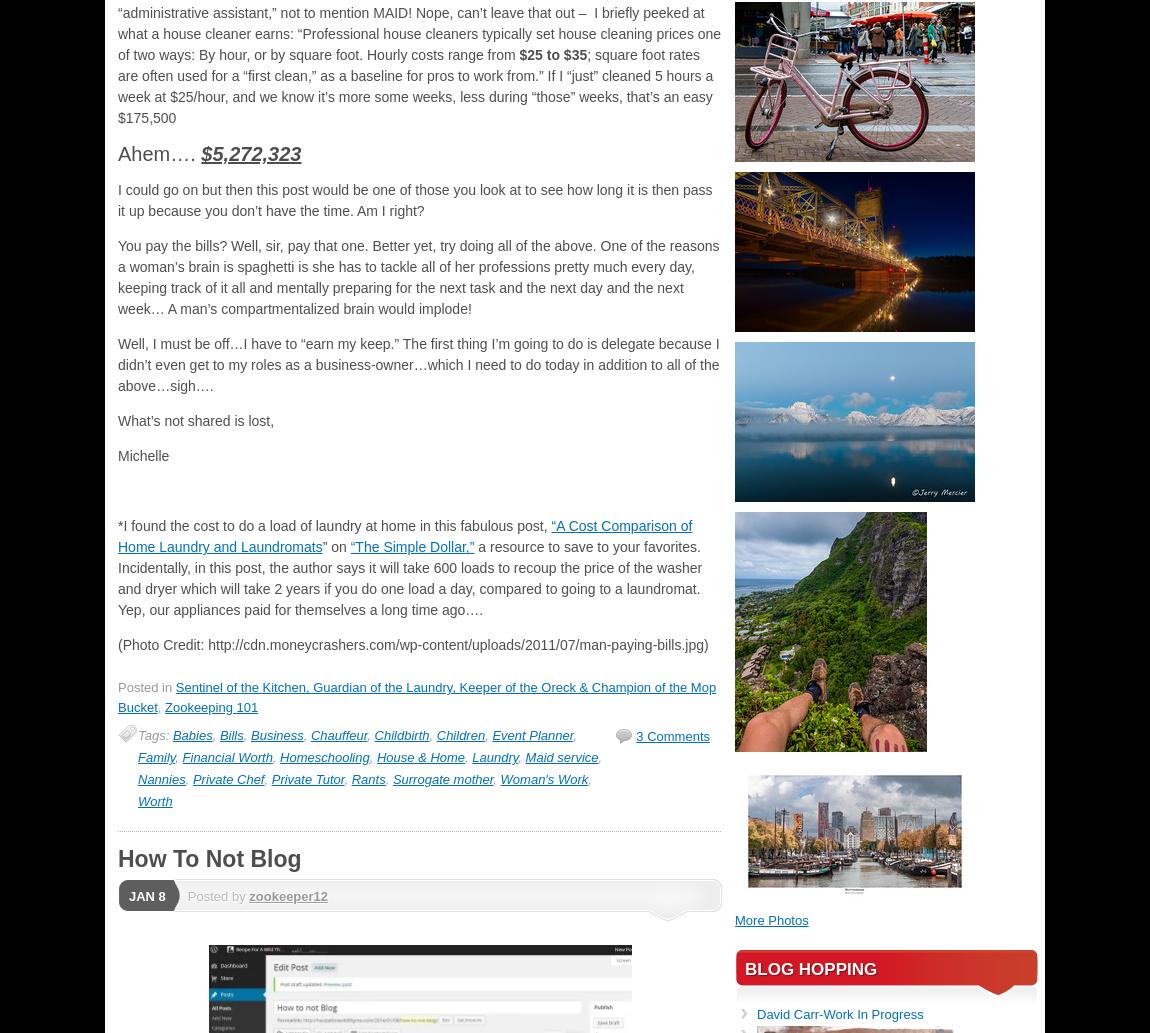  Describe the element at coordinates (226, 757) in the screenshot. I see `'Financial Worth'` at that location.